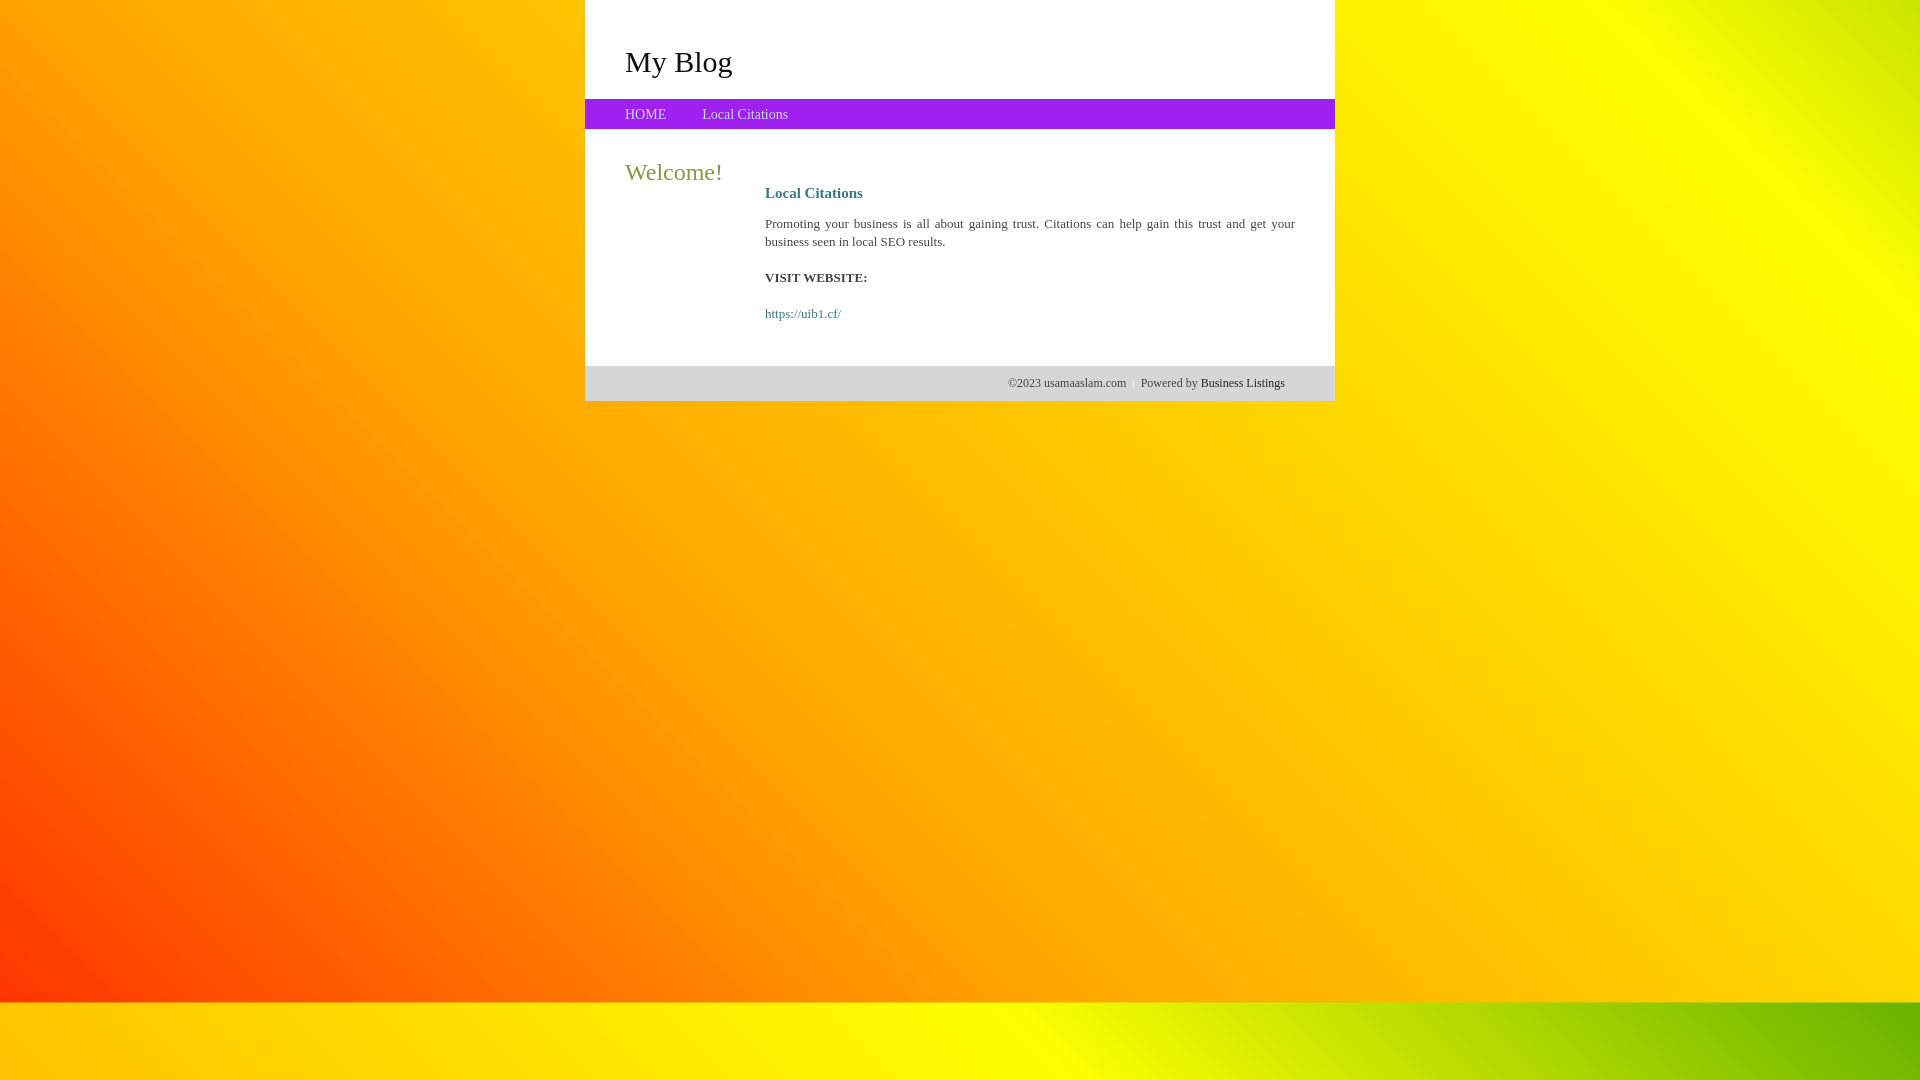 The height and width of the screenshot is (1080, 1920). Describe the element at coordinates (763, 313) in the screenshot. I see `'https://uib1.cf/'` at that location.